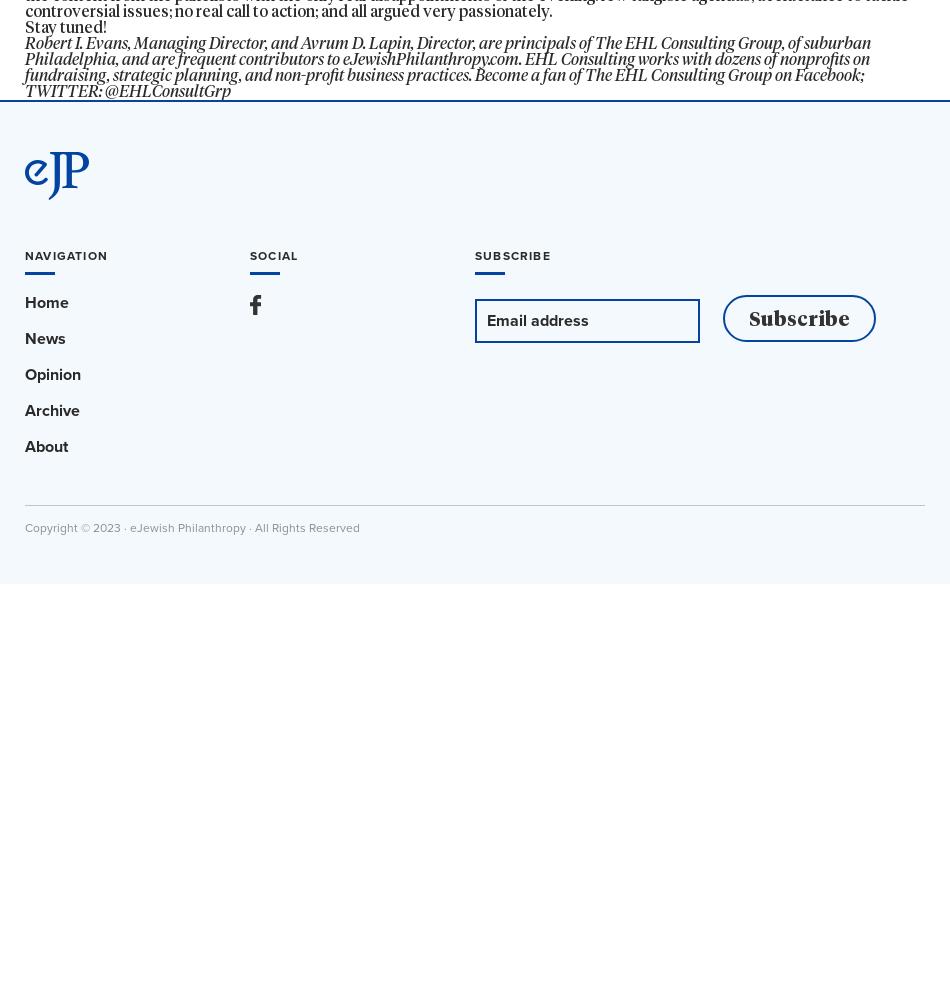  What do you see at coordinates (827, 74) in the screenshot?
I see `'Facebook'` at bounding box center [827, 74].